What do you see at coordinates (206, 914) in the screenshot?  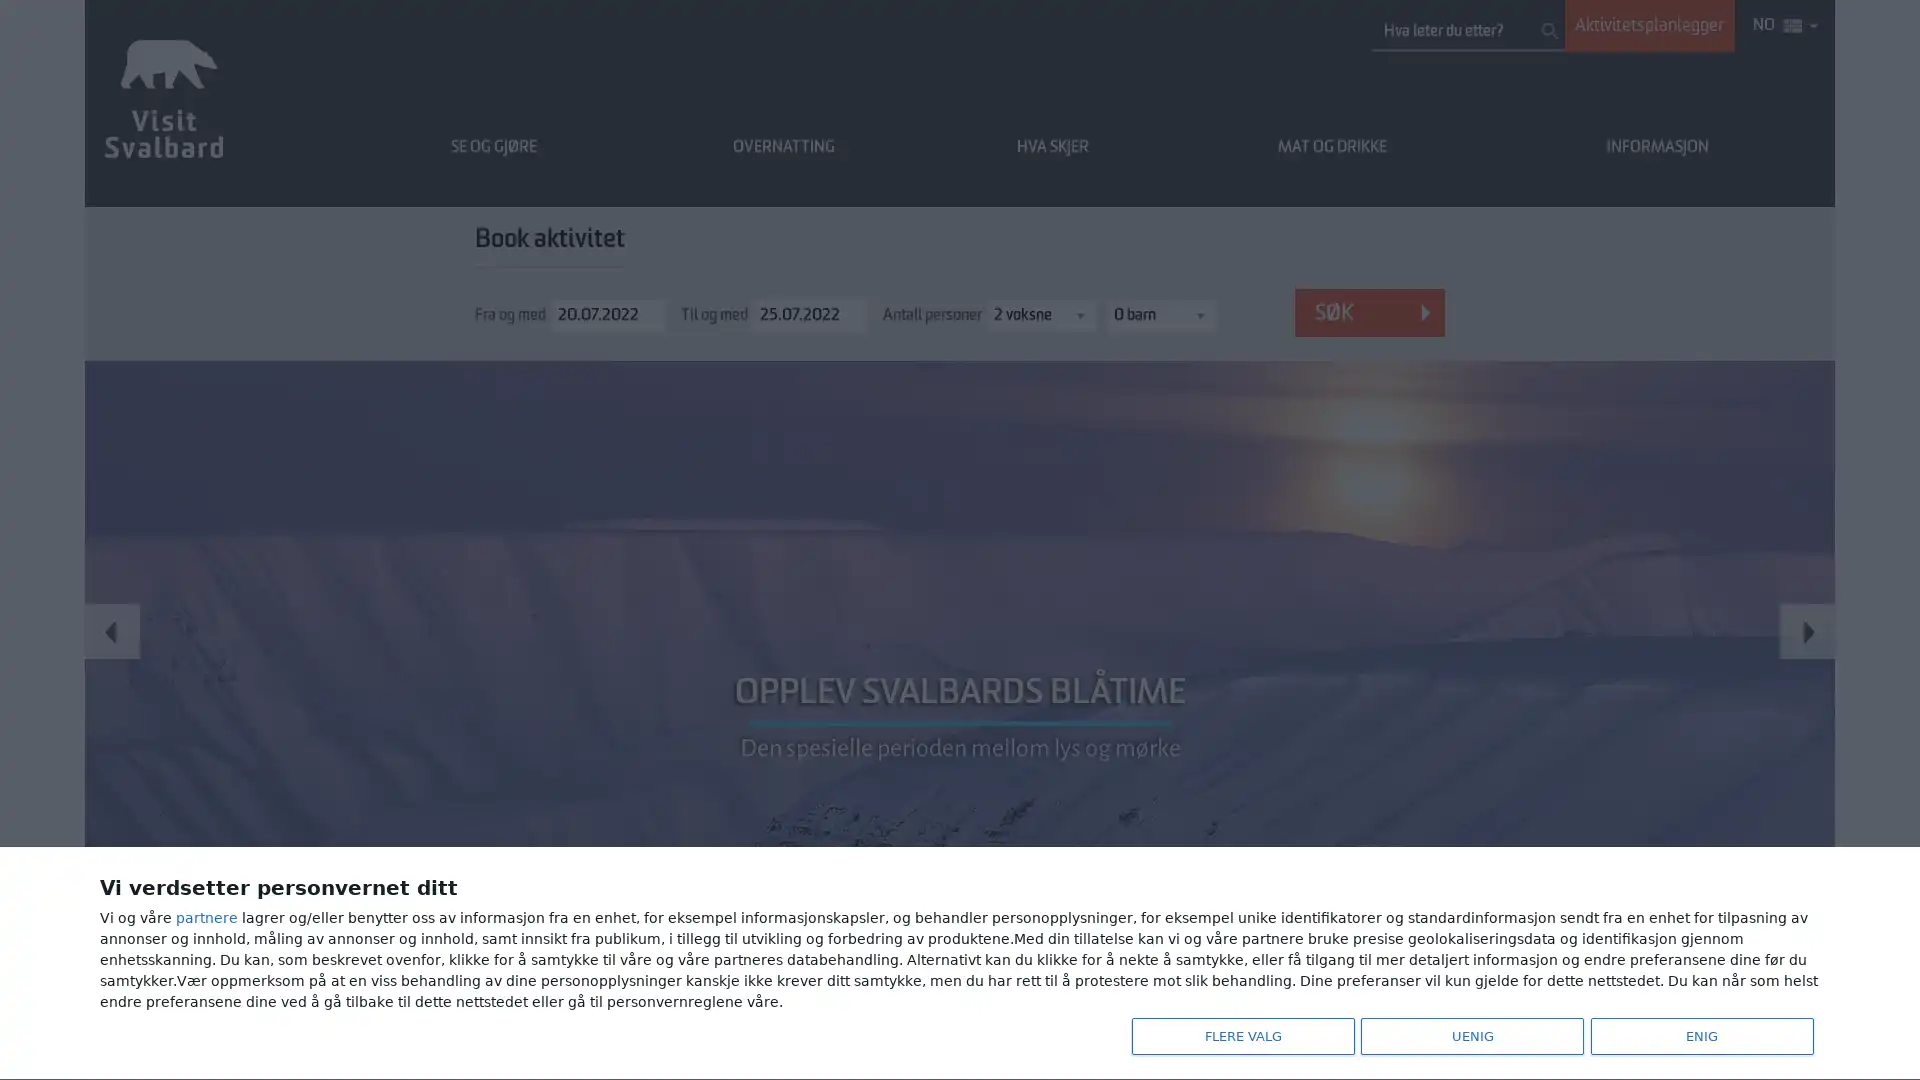 I see `partnere` at bounding box center [206, 914].